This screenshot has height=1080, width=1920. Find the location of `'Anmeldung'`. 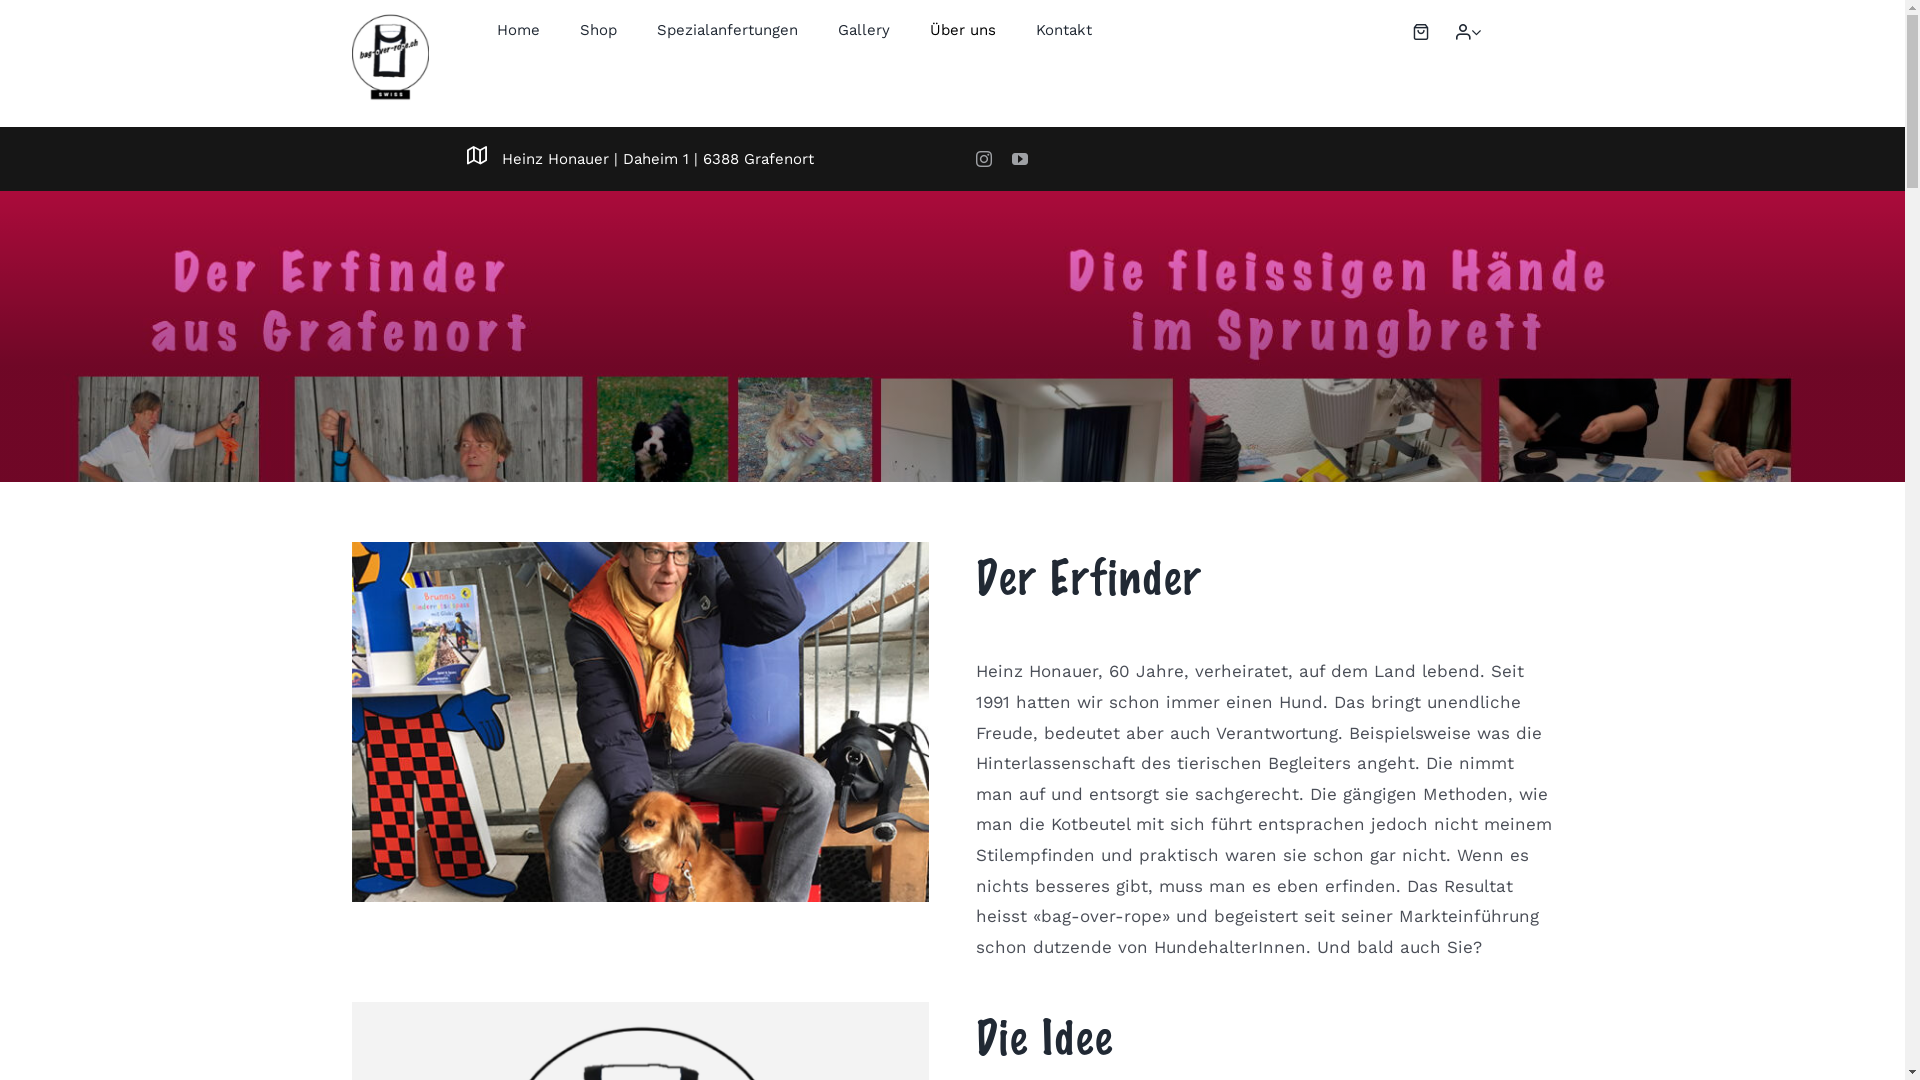

'Anmeldung' is located at coordinates (1428, 242).